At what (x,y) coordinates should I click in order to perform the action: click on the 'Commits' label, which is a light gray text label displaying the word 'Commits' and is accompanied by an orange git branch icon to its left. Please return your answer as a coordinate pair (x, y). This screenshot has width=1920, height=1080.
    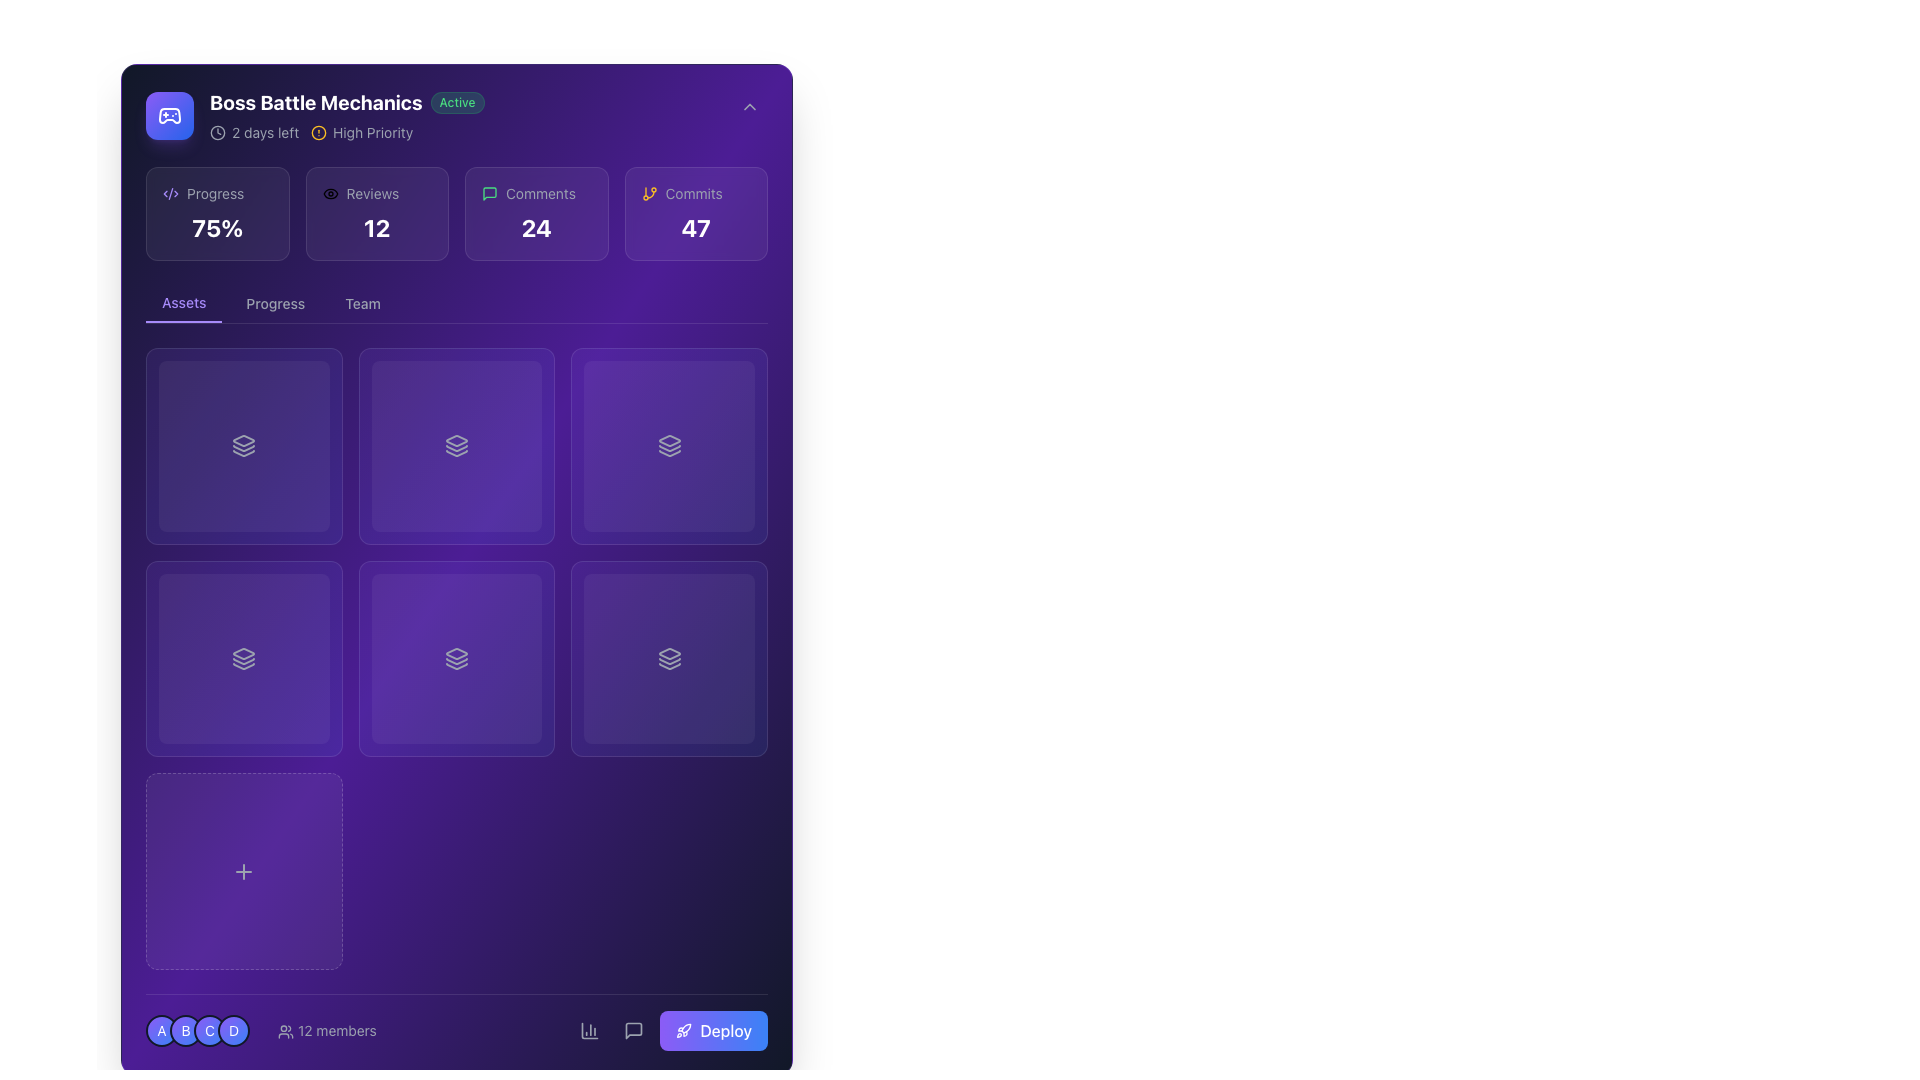
    Looking at the image, I should click on (696, 193).